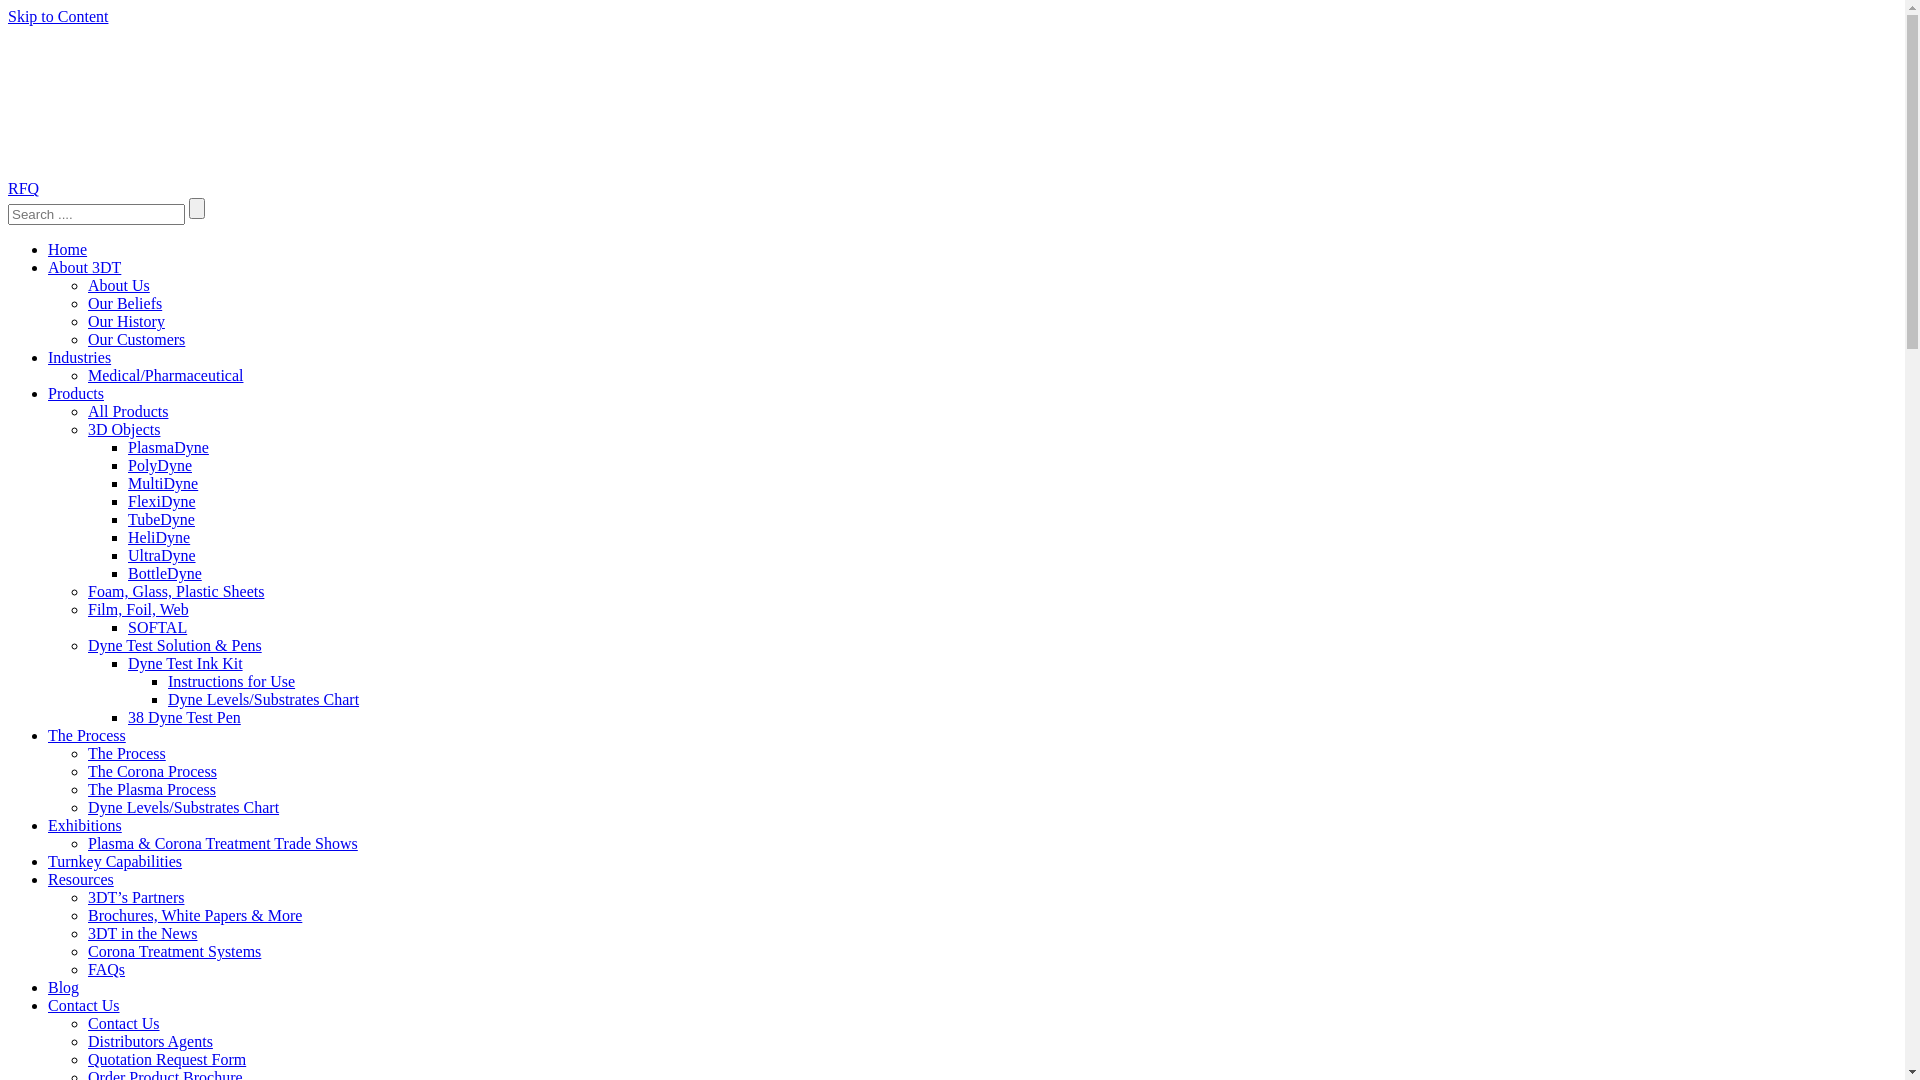  Describe the element at coordinates (176, 590) in the screenshot. I see `'Foam, Glass, Plastic Sheets'` at that location.